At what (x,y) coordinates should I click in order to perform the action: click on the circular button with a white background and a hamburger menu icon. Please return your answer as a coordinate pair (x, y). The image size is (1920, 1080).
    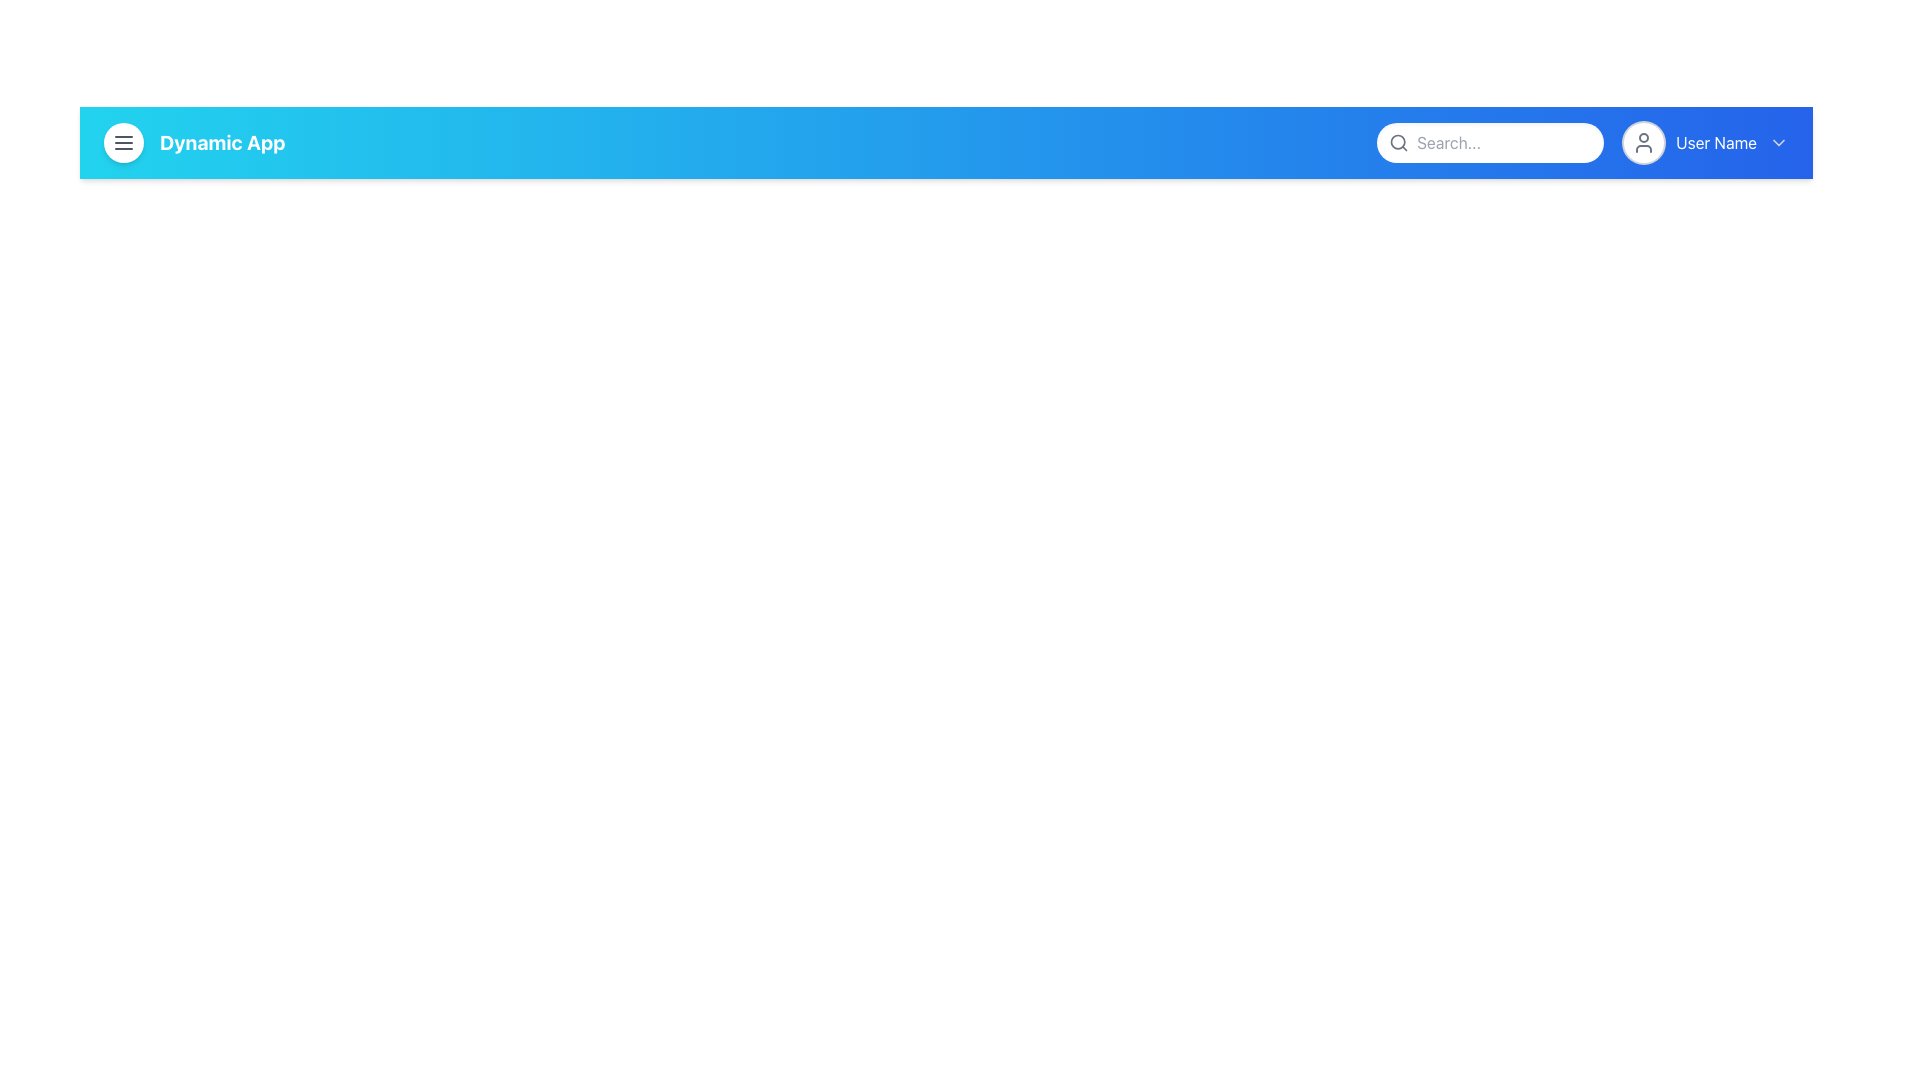
    Looking at the image, I should click on (123, 141).